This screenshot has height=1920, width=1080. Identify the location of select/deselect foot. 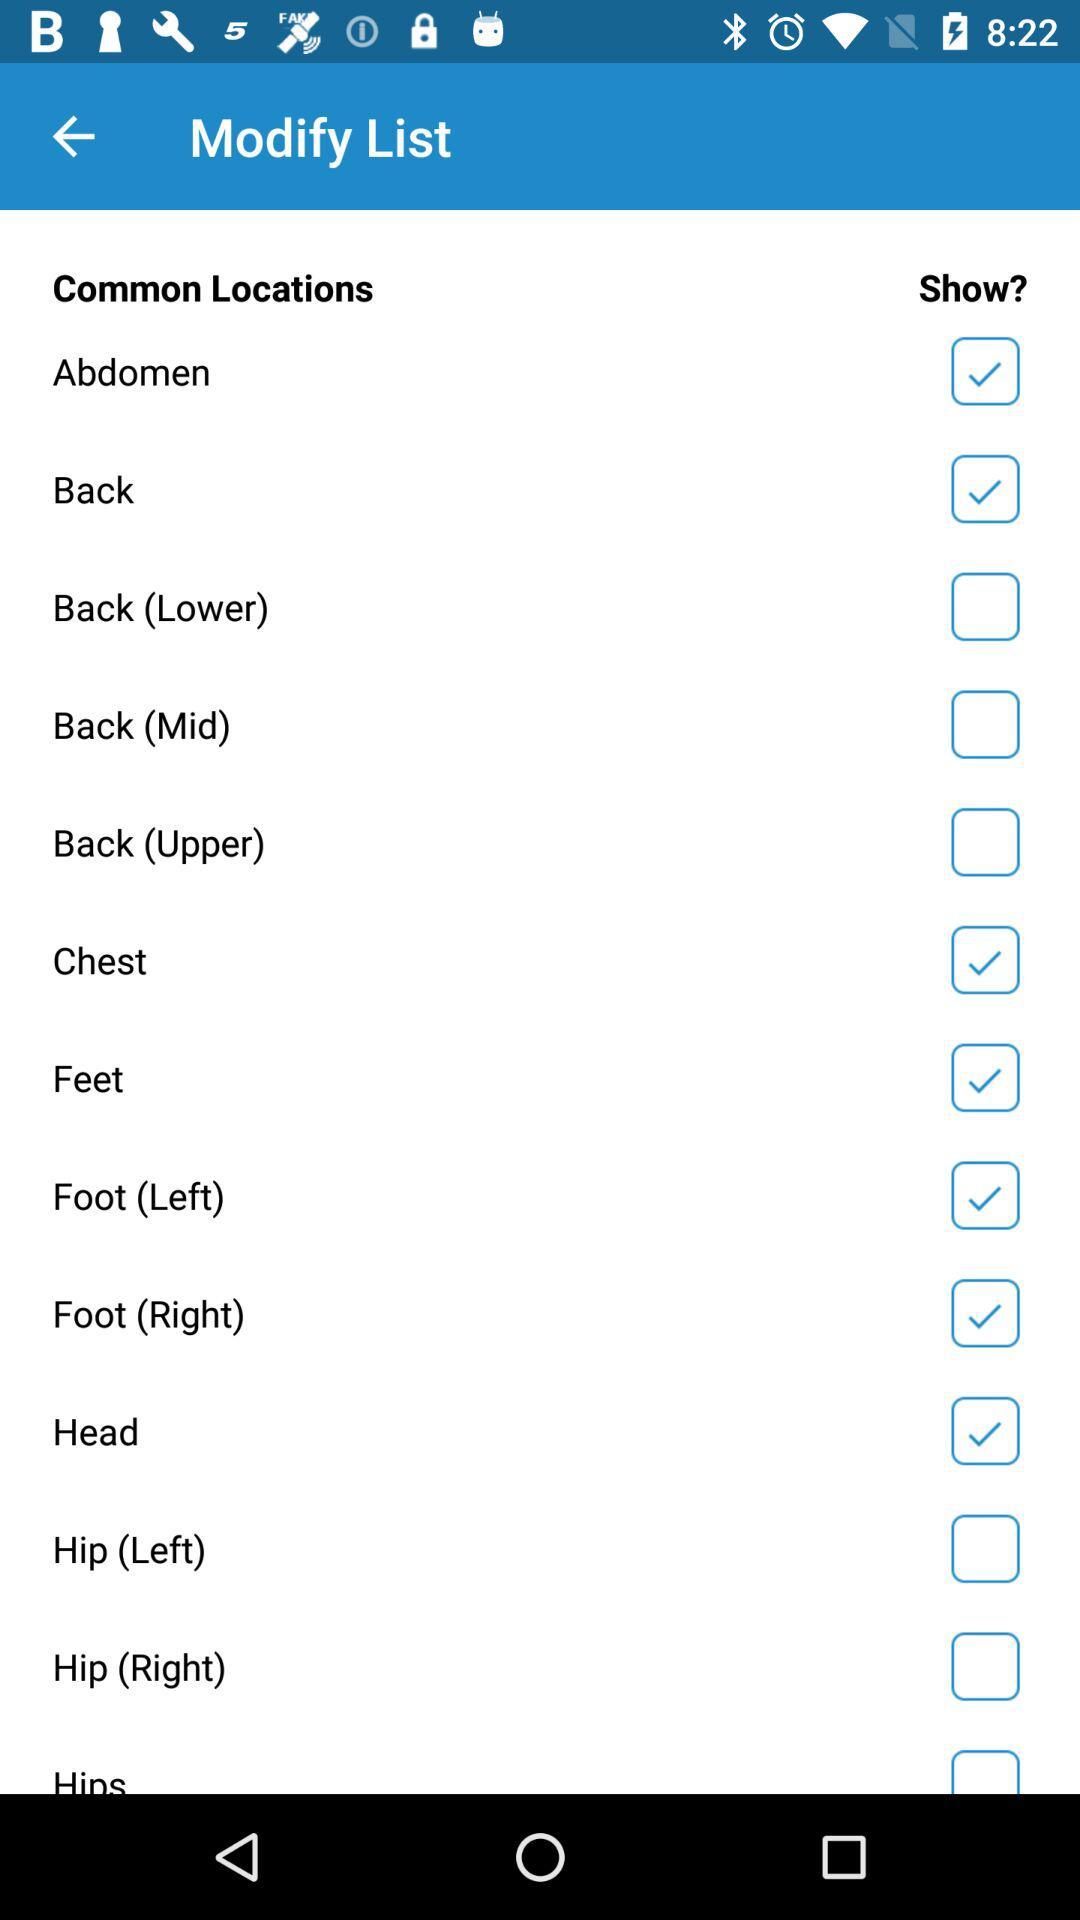
(984, 1195).